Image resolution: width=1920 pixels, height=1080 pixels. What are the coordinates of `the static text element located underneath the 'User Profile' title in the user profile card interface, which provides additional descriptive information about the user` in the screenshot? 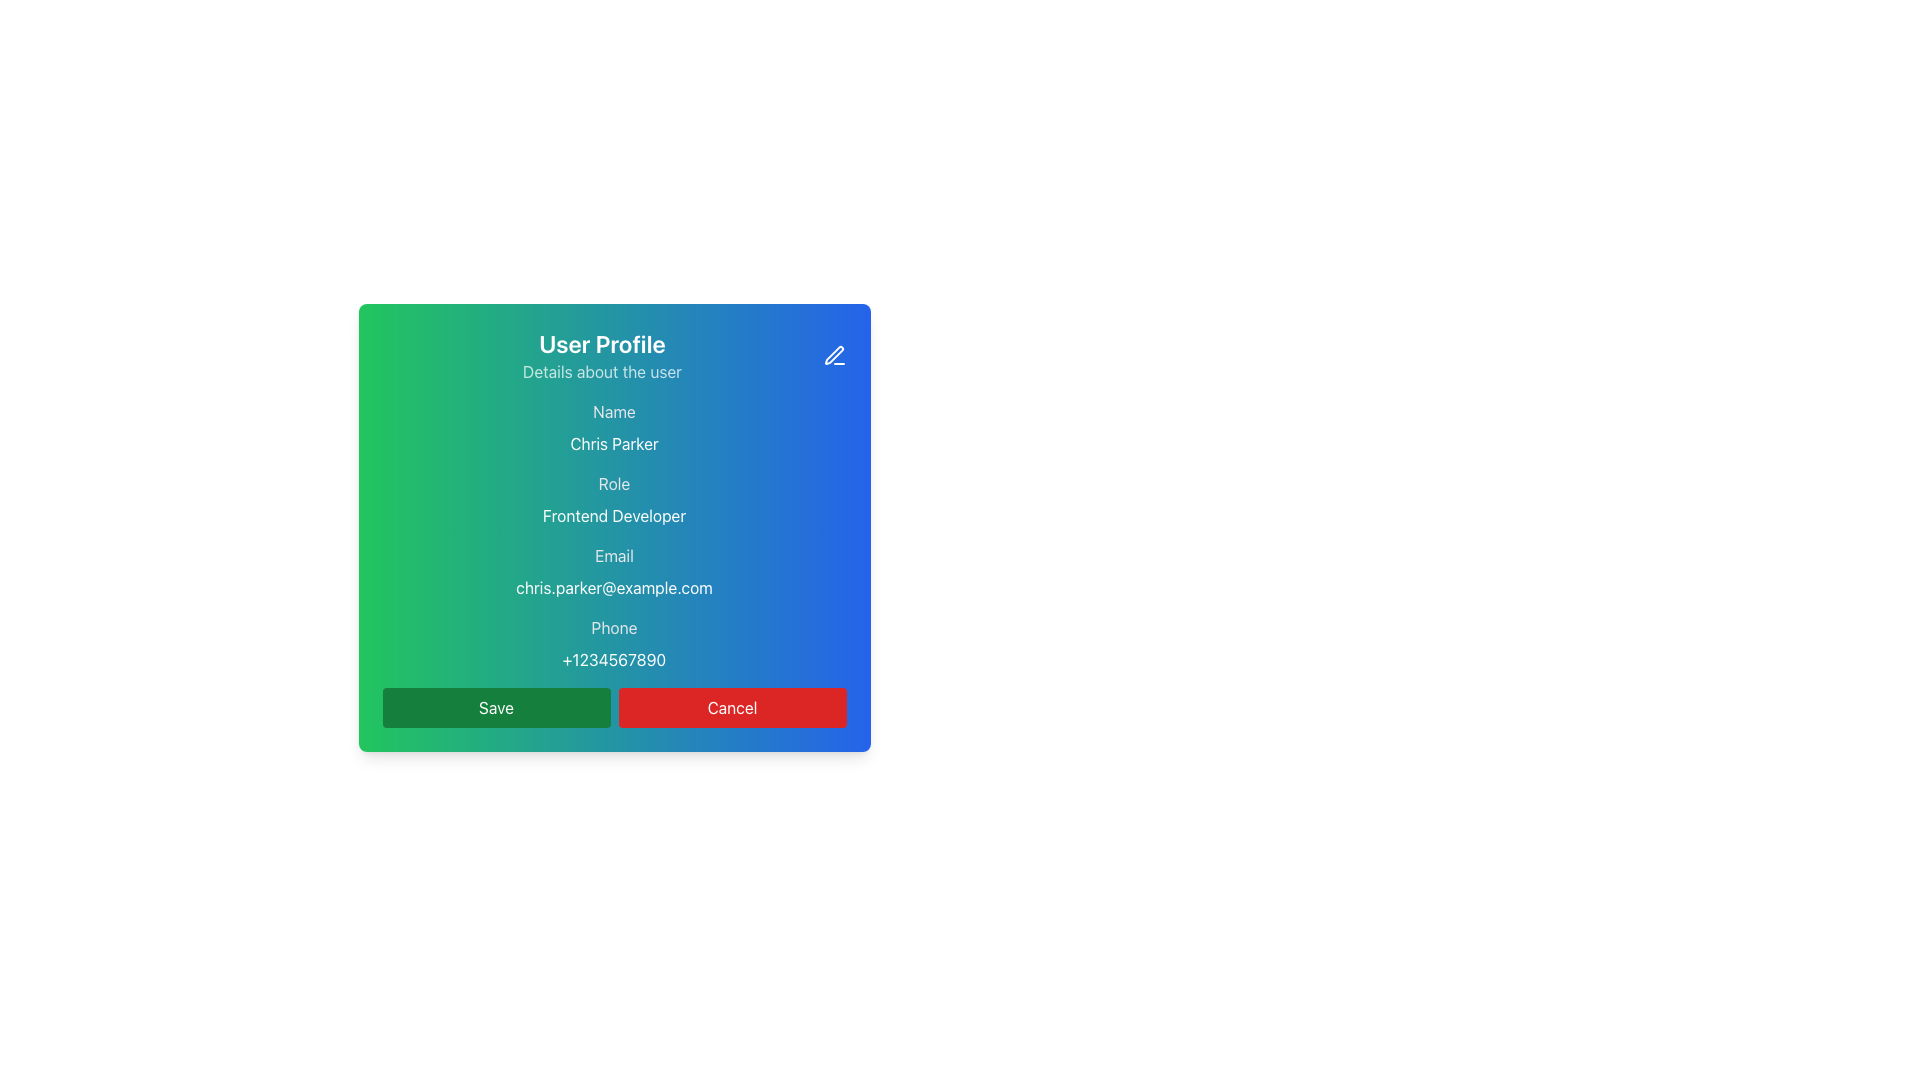 It's located at (601, 371).